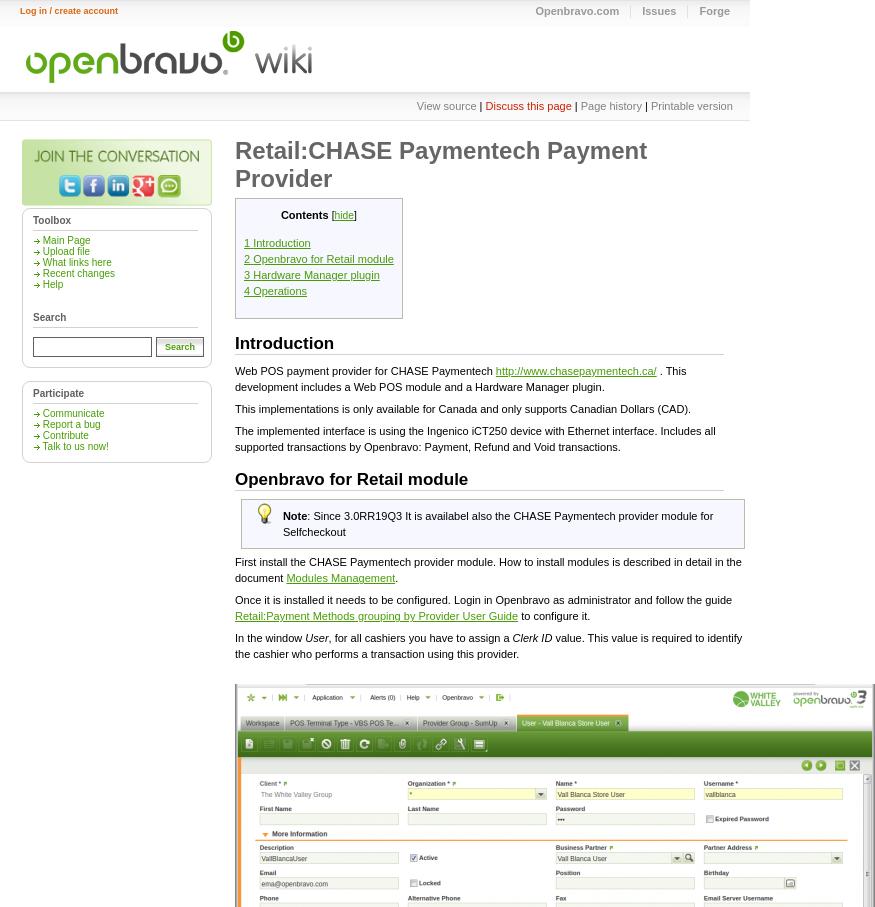  I want to click on 'Printable version', so click(690, 105).